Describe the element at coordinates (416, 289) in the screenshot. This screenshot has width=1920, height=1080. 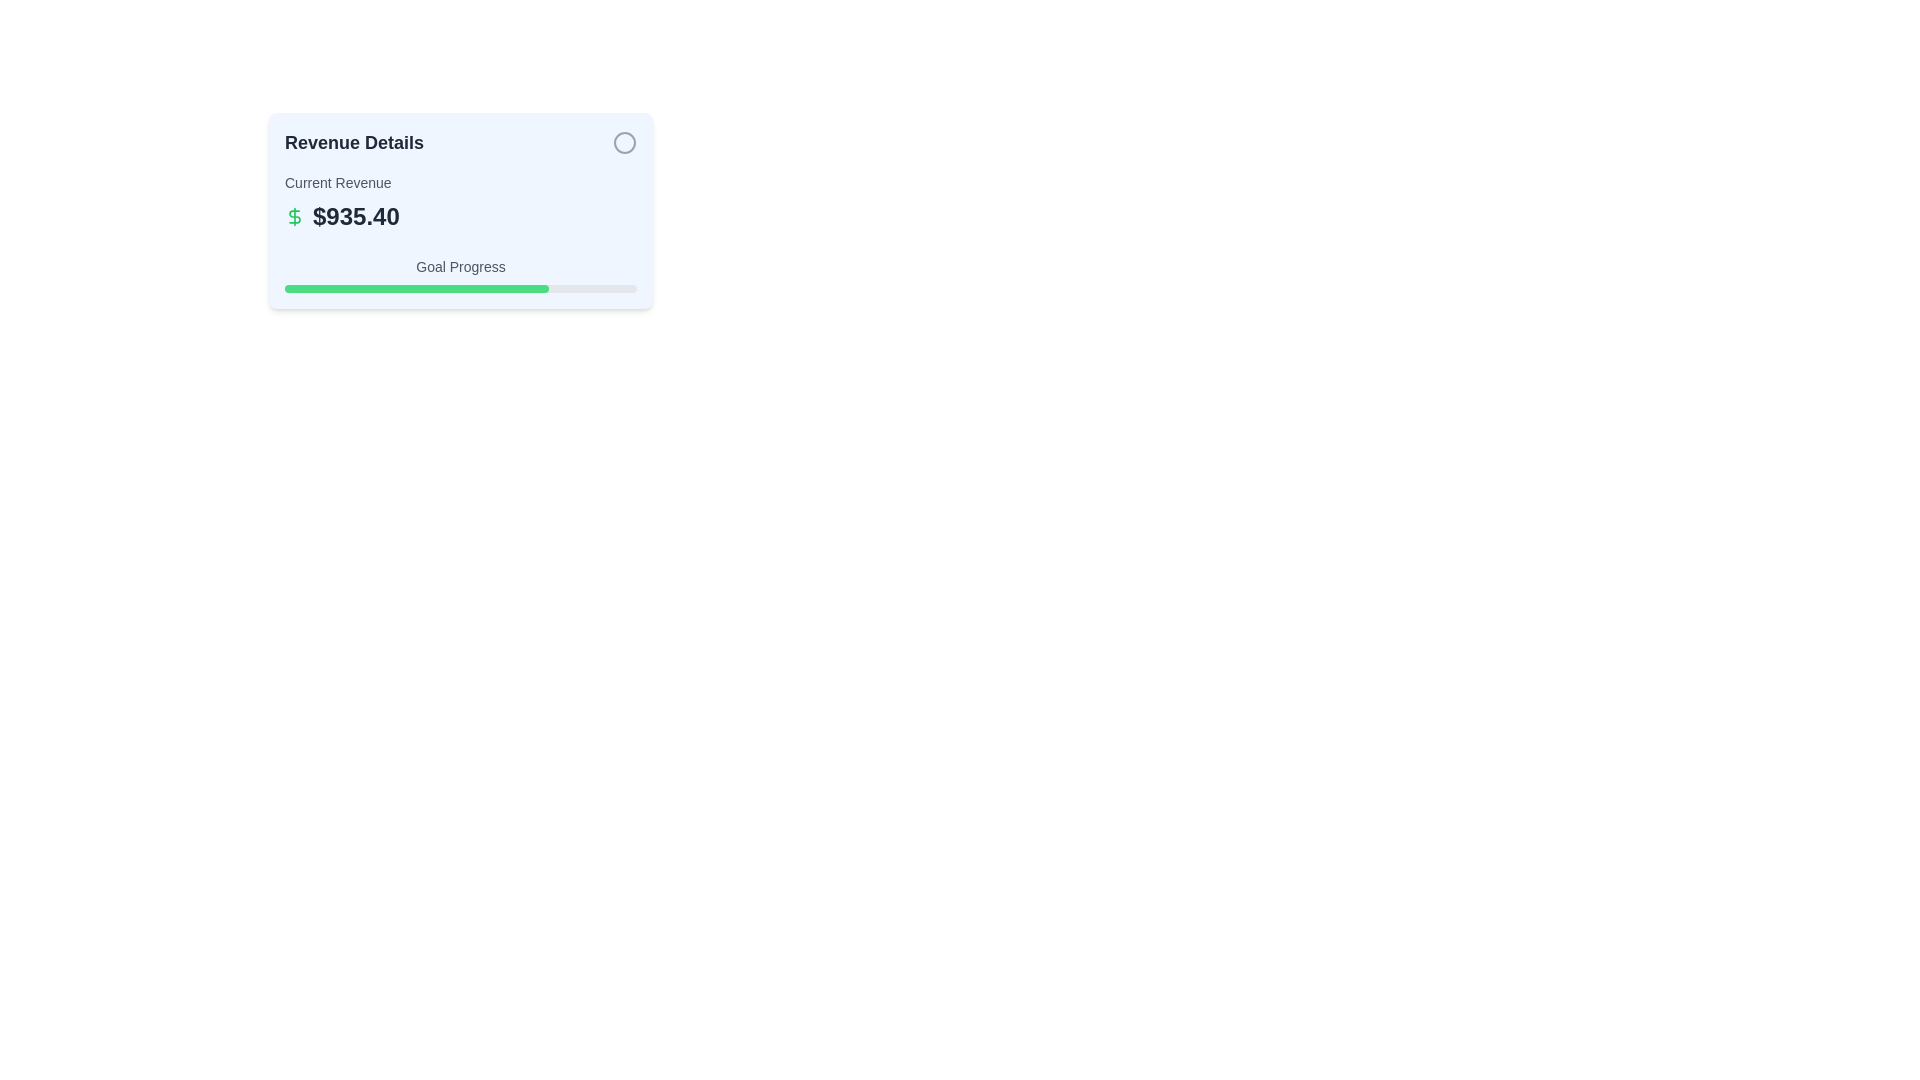
I see `the Progress bar located beneath the 'Goal Progress' label in the 'Revenue Details' card, which visually represents the progress of a goal achieved` at that location.